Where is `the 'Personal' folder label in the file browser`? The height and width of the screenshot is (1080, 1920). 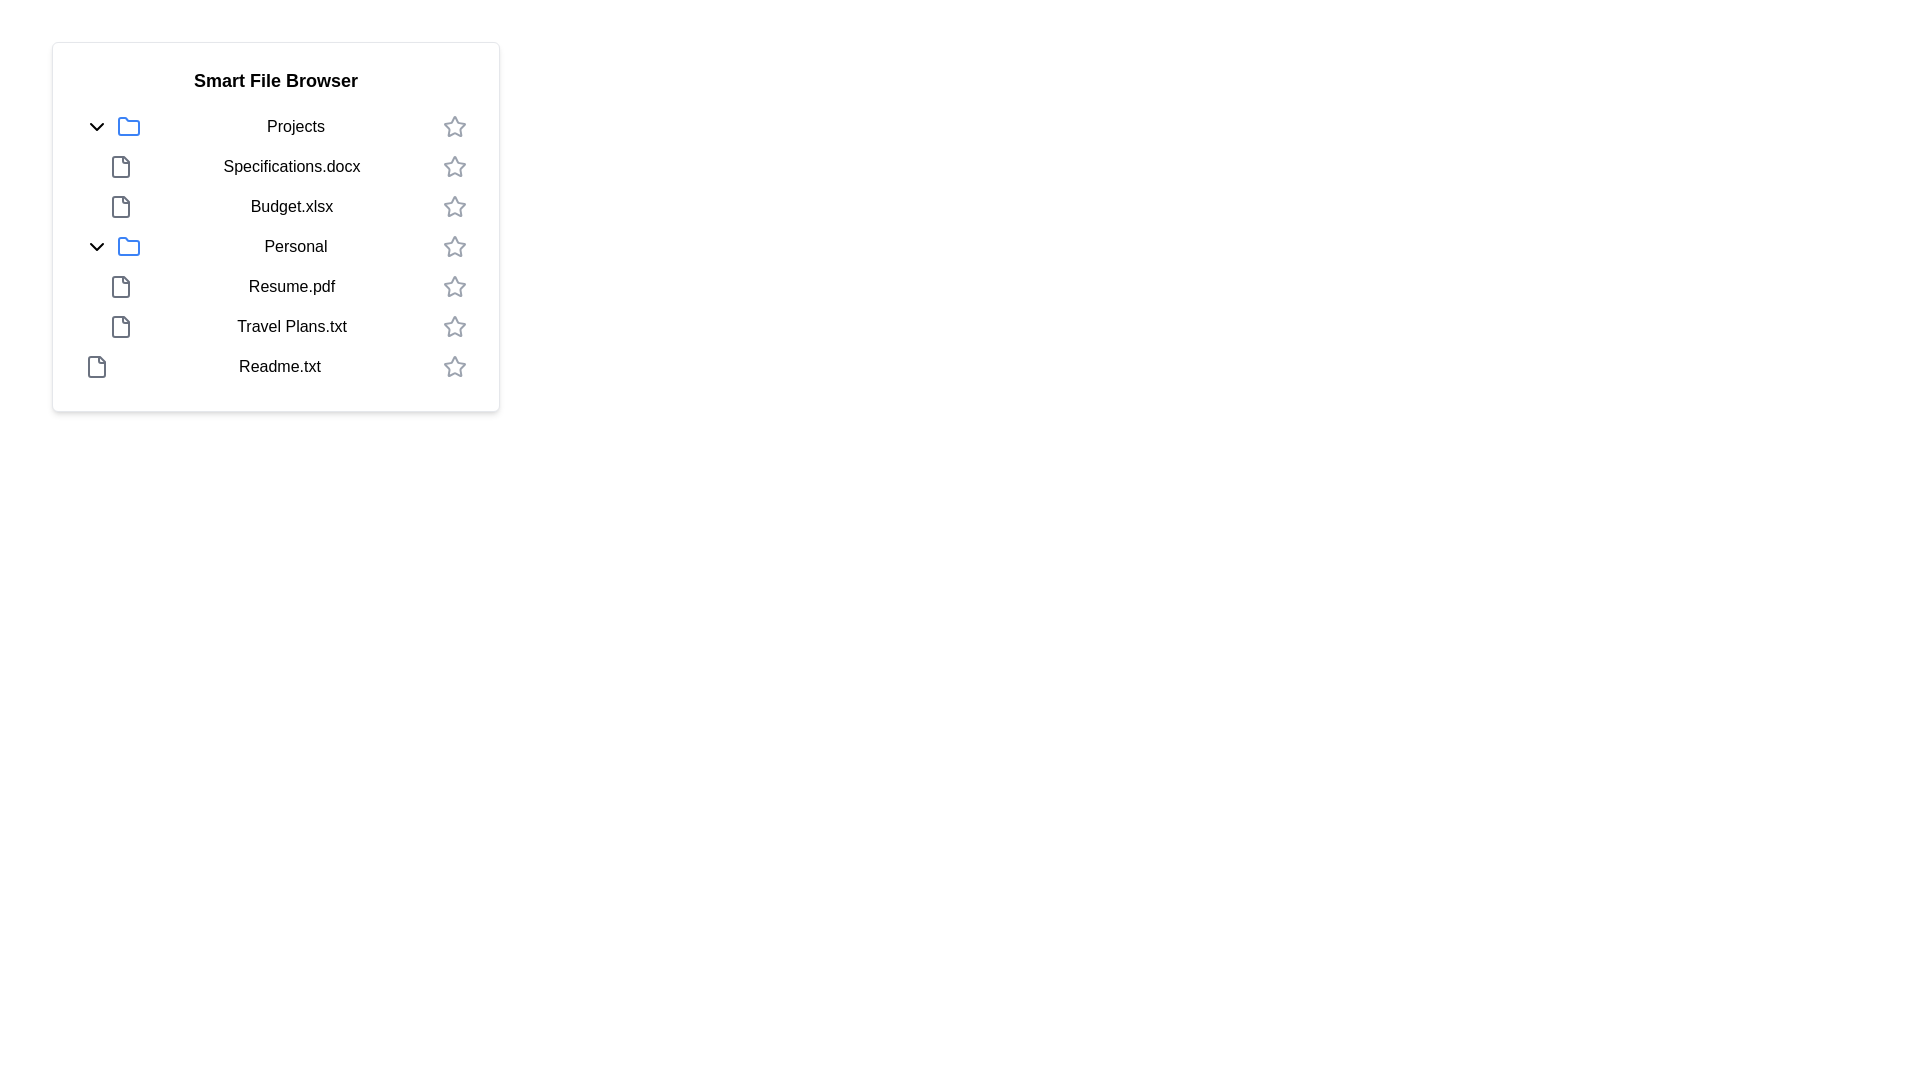 the 'Personal' folder label in the file browser is located at coordinates (295, 245).